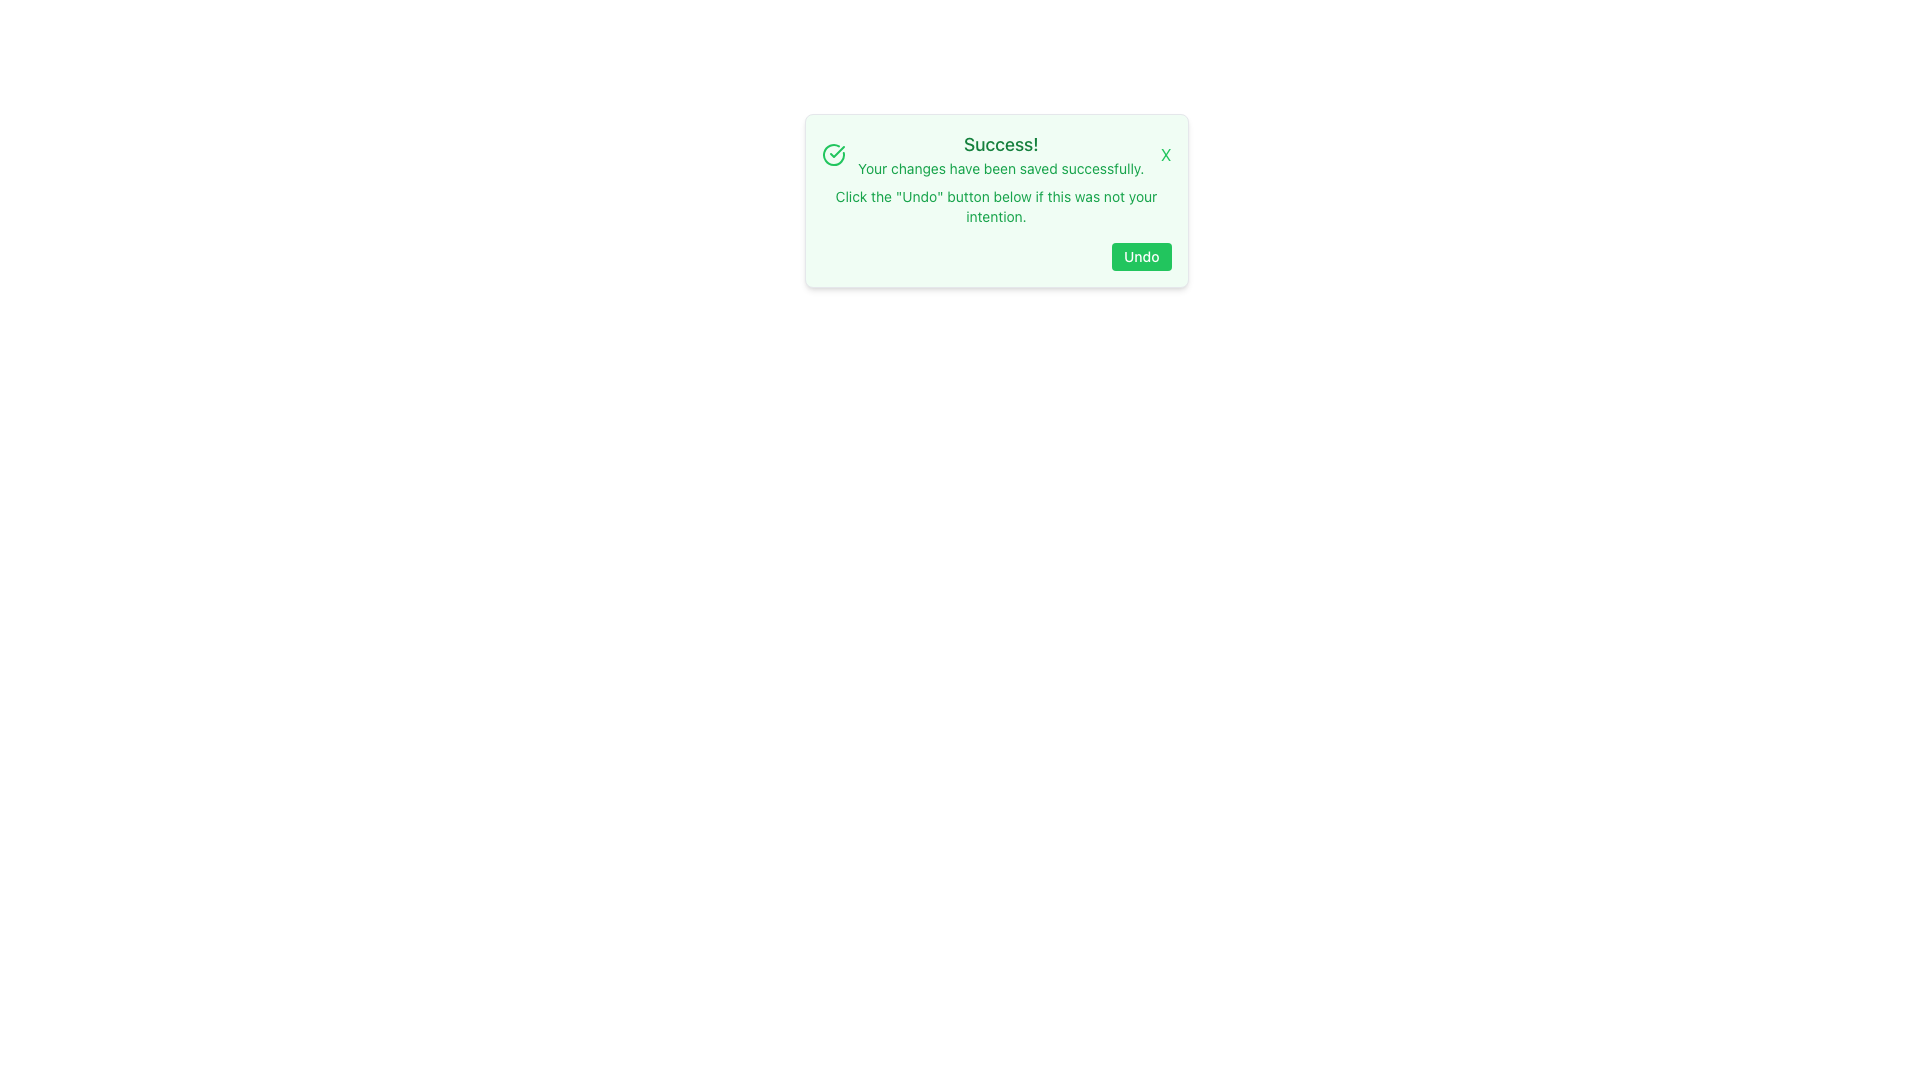 This screenshot has height=1080, width=1920. What do you see at coordinates (1001, 153) in the screenshot?
I see `the static text element that provides feedback to the user about their recent actions, located in the notification box between the green icon and the close button` at bounding box center [1001, 153].